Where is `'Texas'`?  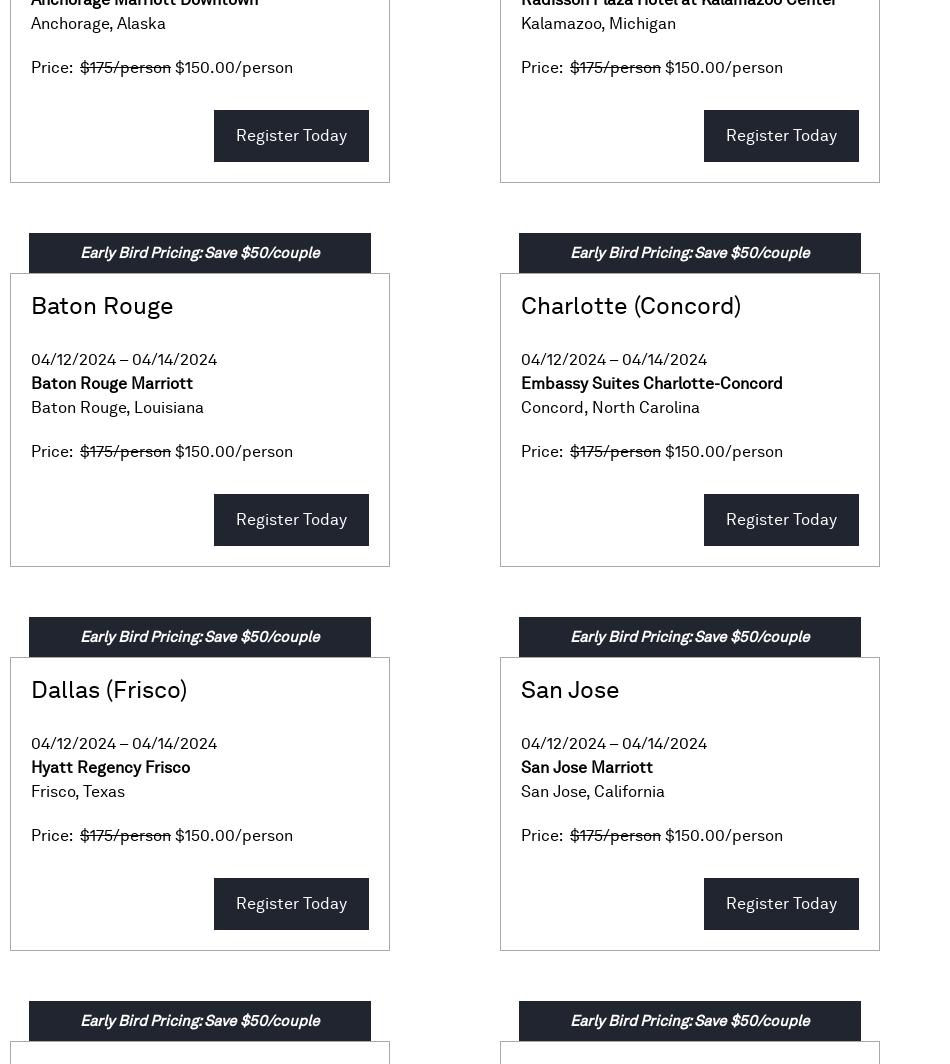
'Texas' is located at coordinates (104, 791).